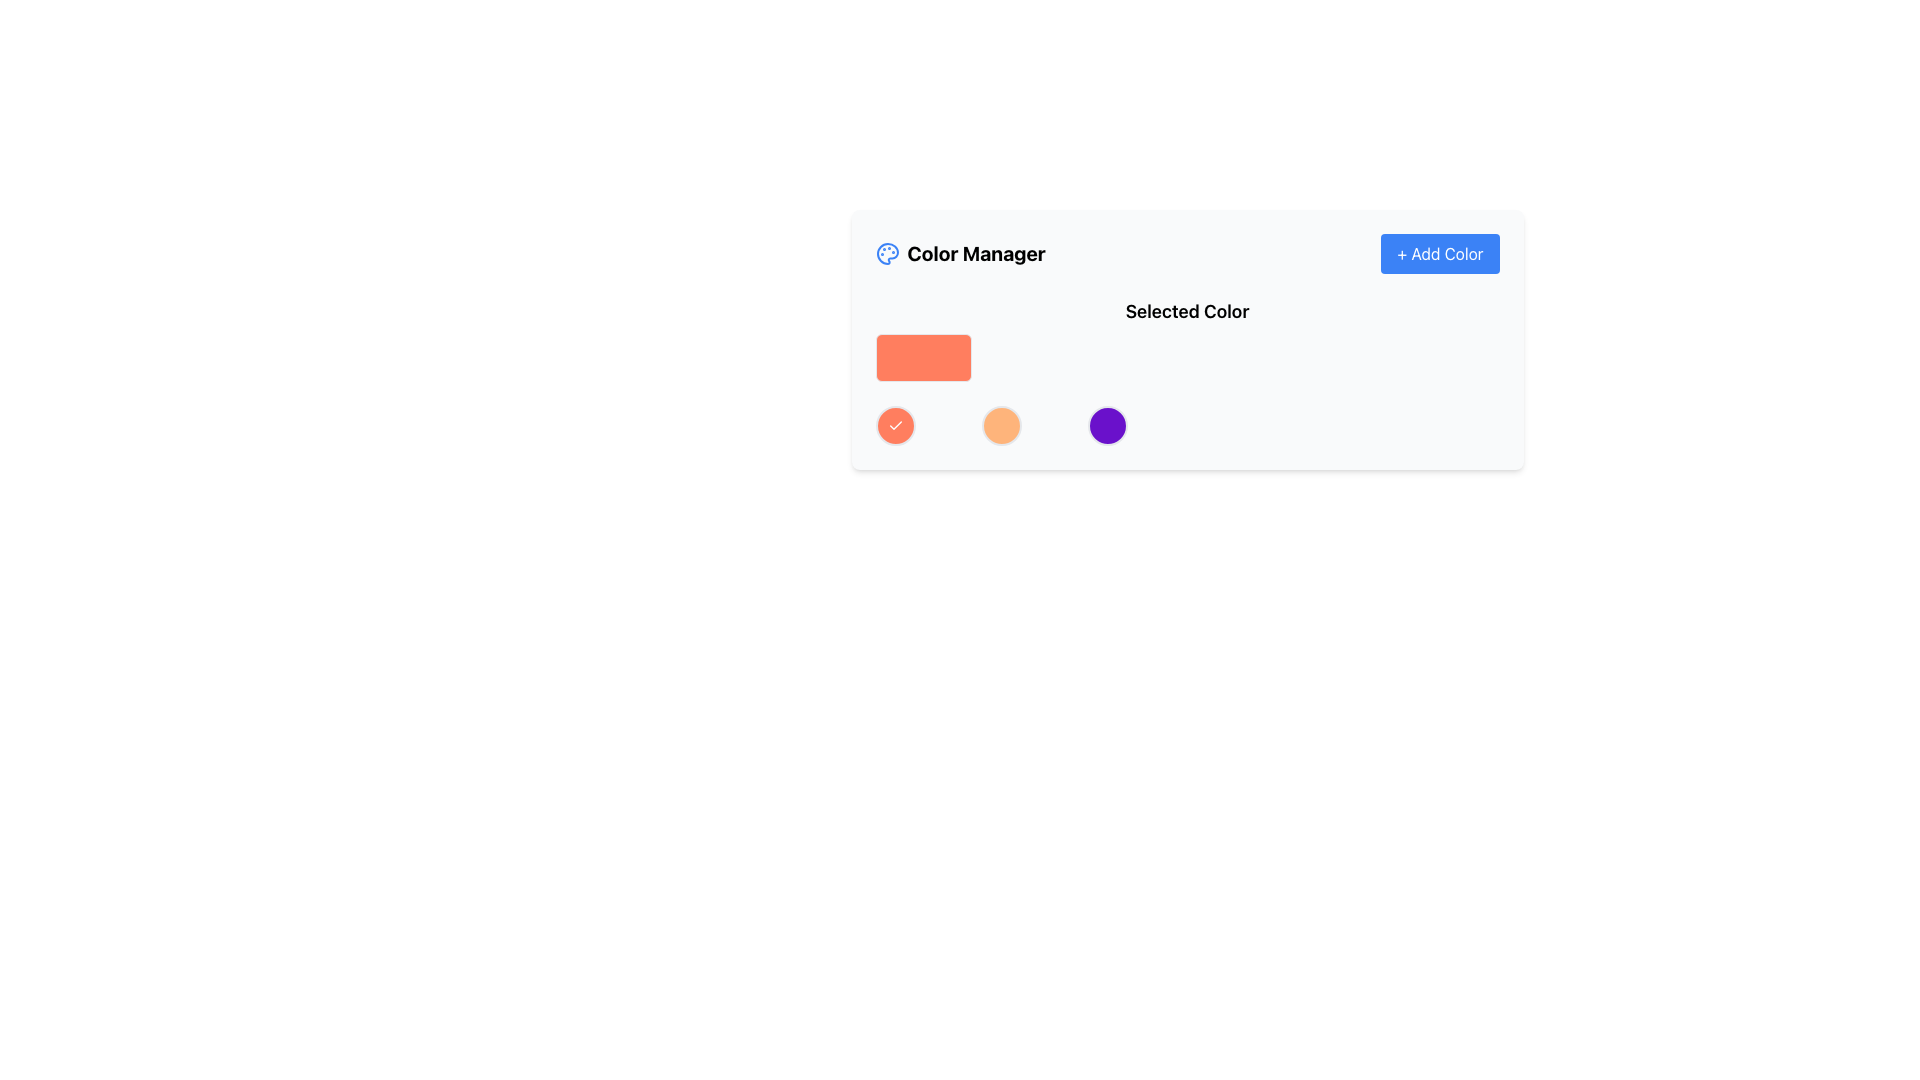  Describe the element at coordinates (894, 424) in the screenshot. I see `the circular orange button with a white checkmark icon for visual feedback` at that location.